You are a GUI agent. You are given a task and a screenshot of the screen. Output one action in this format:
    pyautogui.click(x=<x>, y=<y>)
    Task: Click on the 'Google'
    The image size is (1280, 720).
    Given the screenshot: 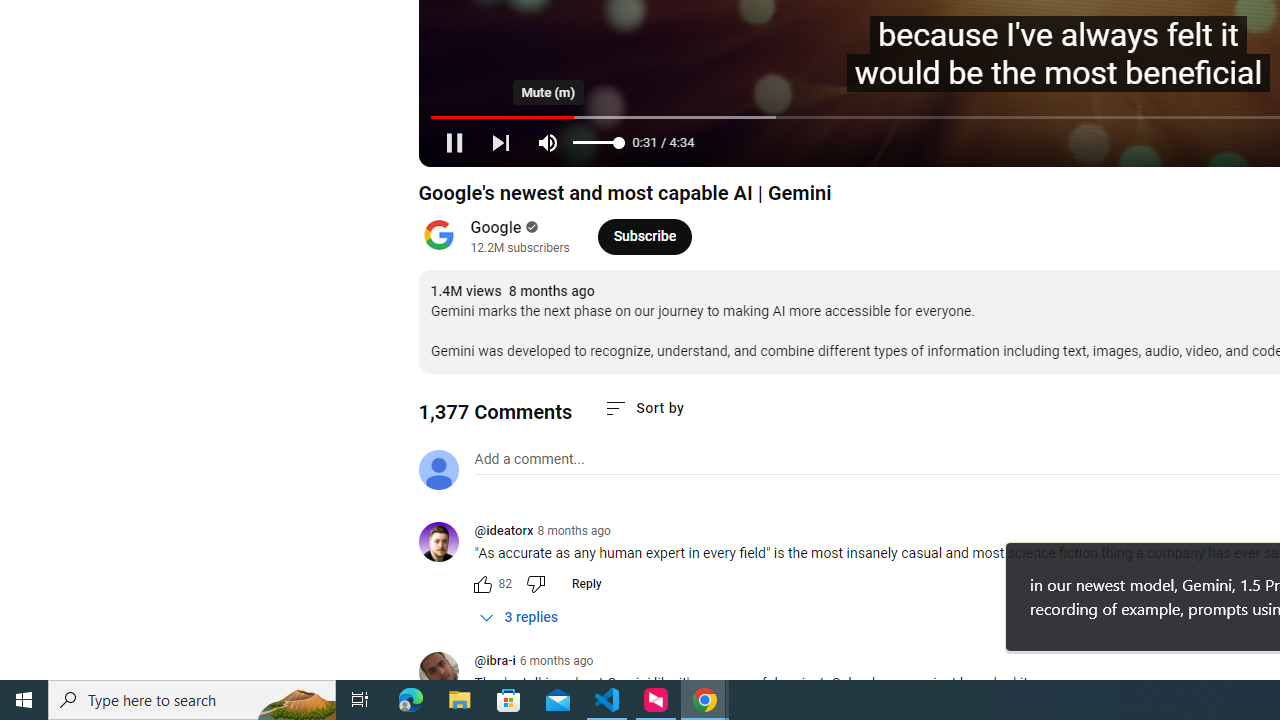 What is the action you would take?
    pyautogui.click(x=496, y=226)
    